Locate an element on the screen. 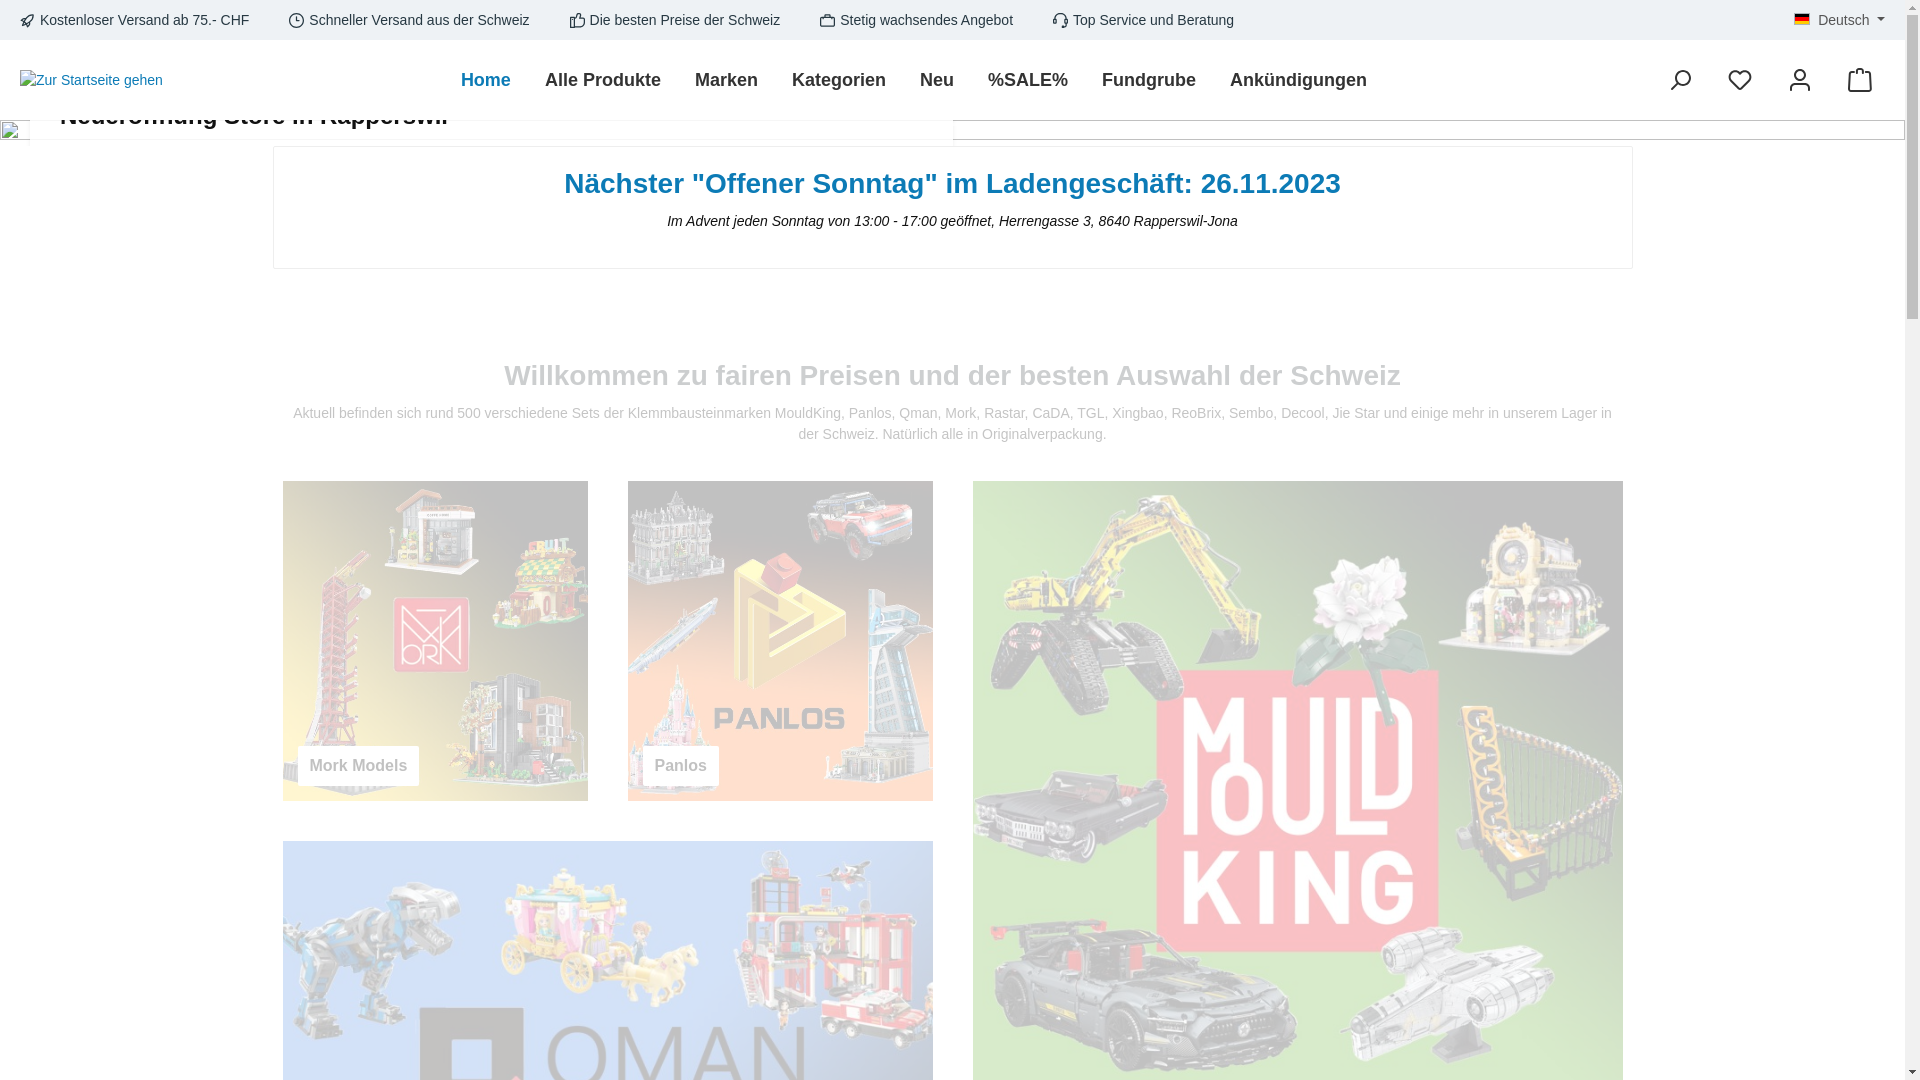  'Mein Konto' is located at coordinates (1800, 79).